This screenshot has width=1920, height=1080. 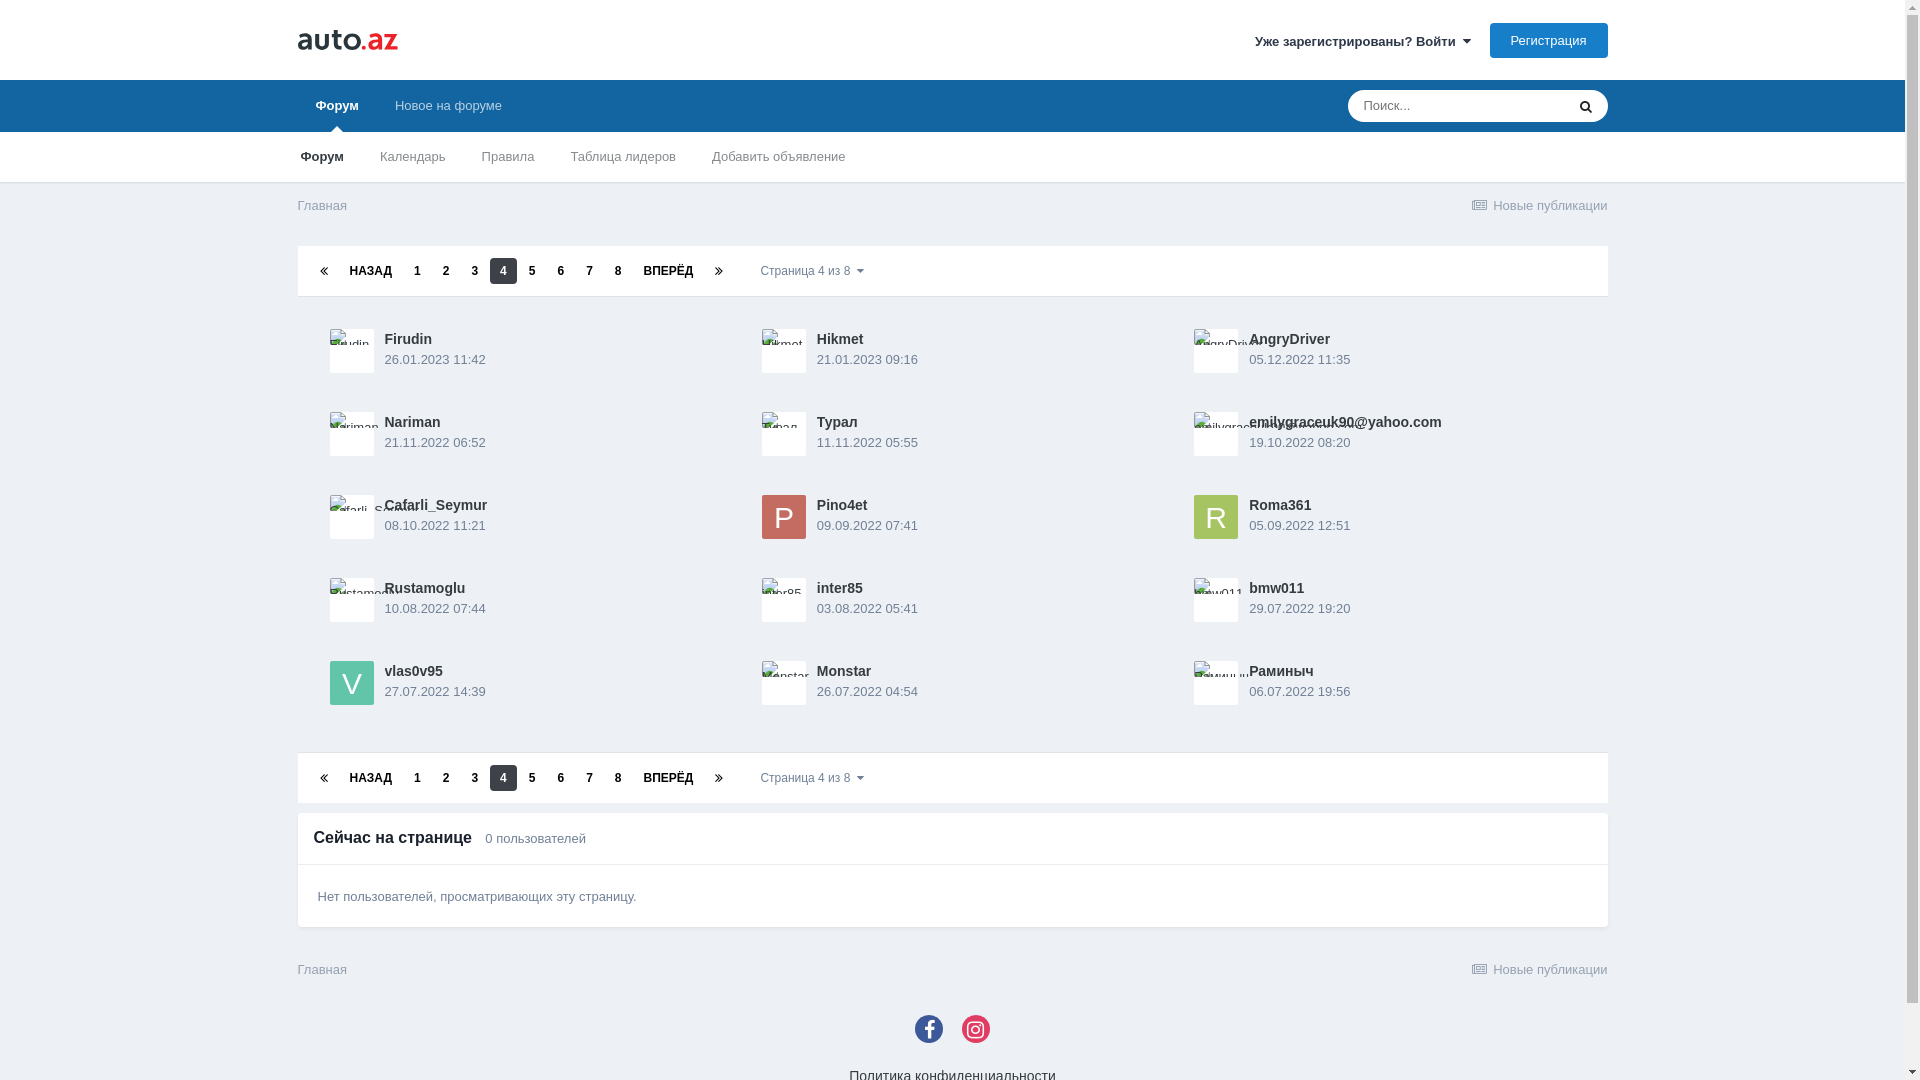 What do you see at coordinates (588, 775) in the screenshot?
I see `'7'` at bounding box center [588, 775].